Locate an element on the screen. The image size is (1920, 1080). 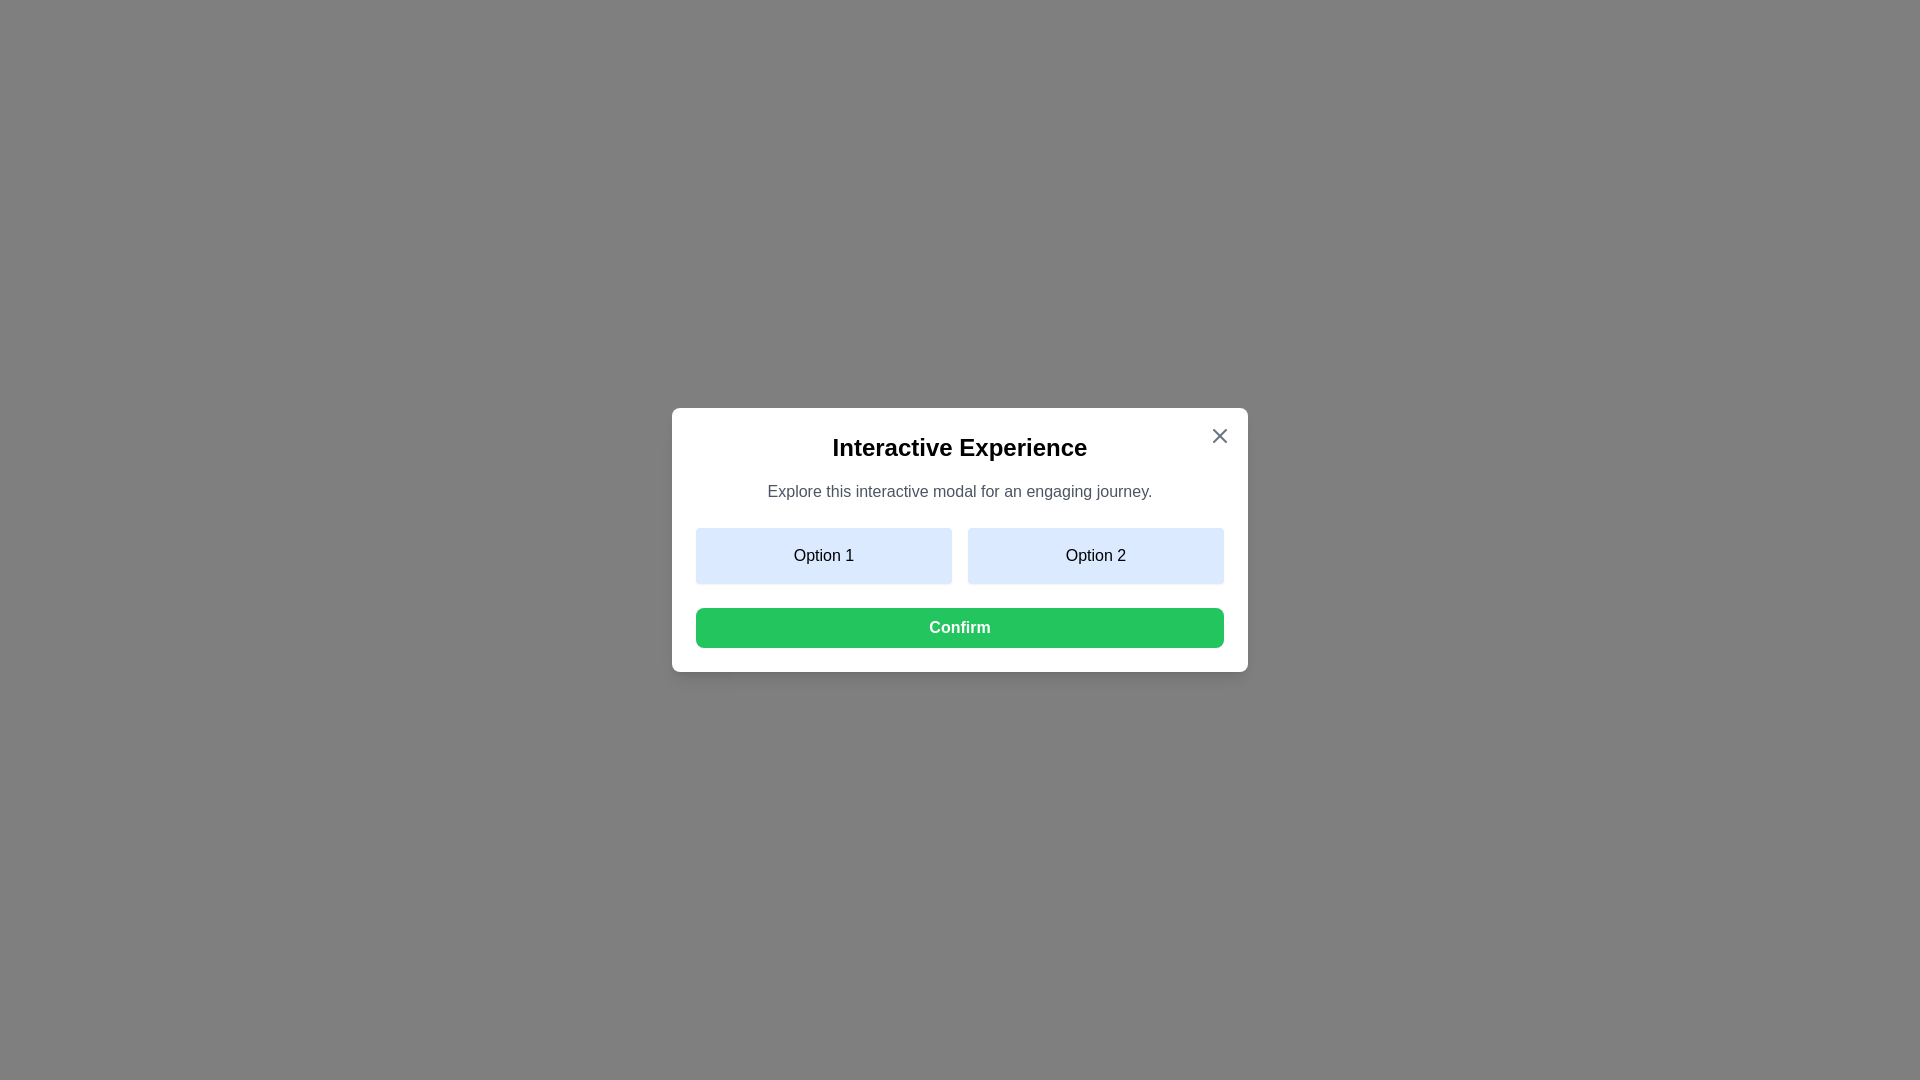
the close button located in the top right corner of the modal is located at coordinates (1218, 434).